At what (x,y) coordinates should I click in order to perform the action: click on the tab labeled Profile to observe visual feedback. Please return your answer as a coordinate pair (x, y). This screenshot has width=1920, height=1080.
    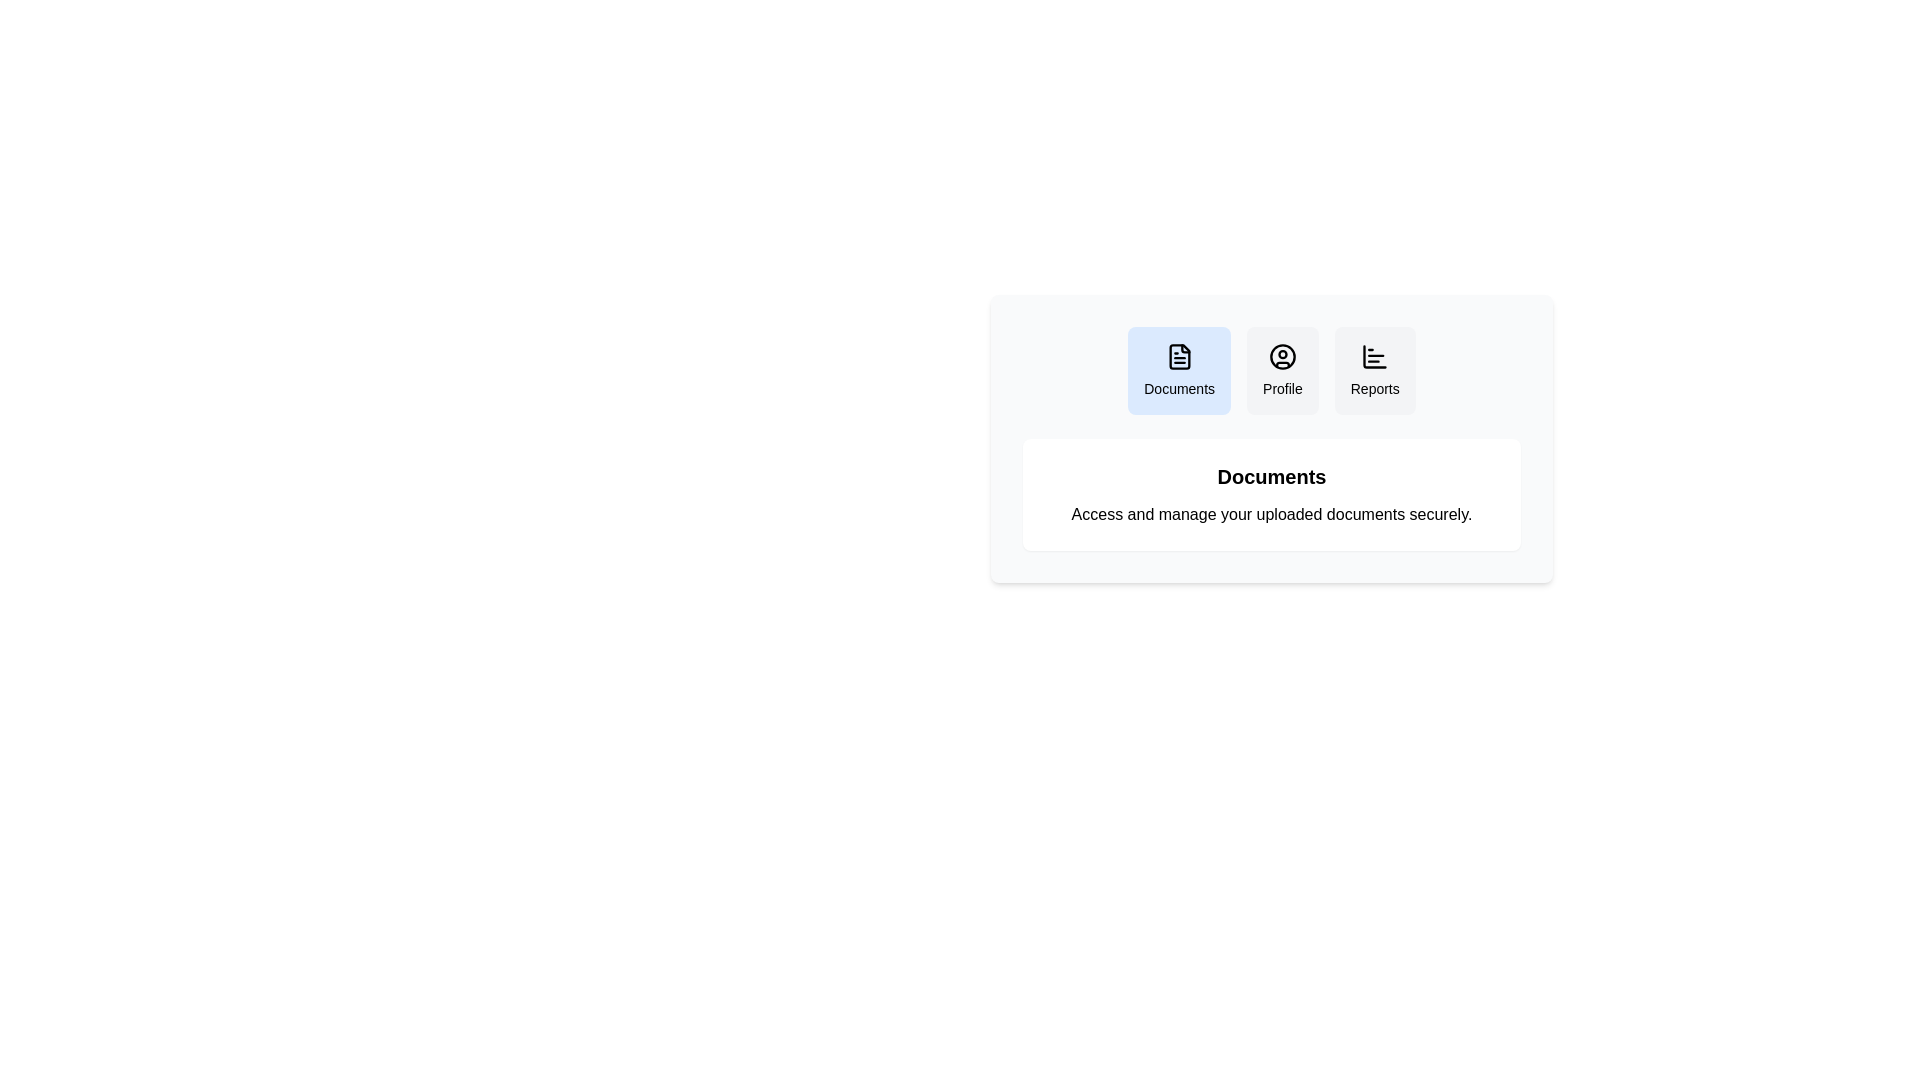
    Looking at the image, I should click on (1282, 370).